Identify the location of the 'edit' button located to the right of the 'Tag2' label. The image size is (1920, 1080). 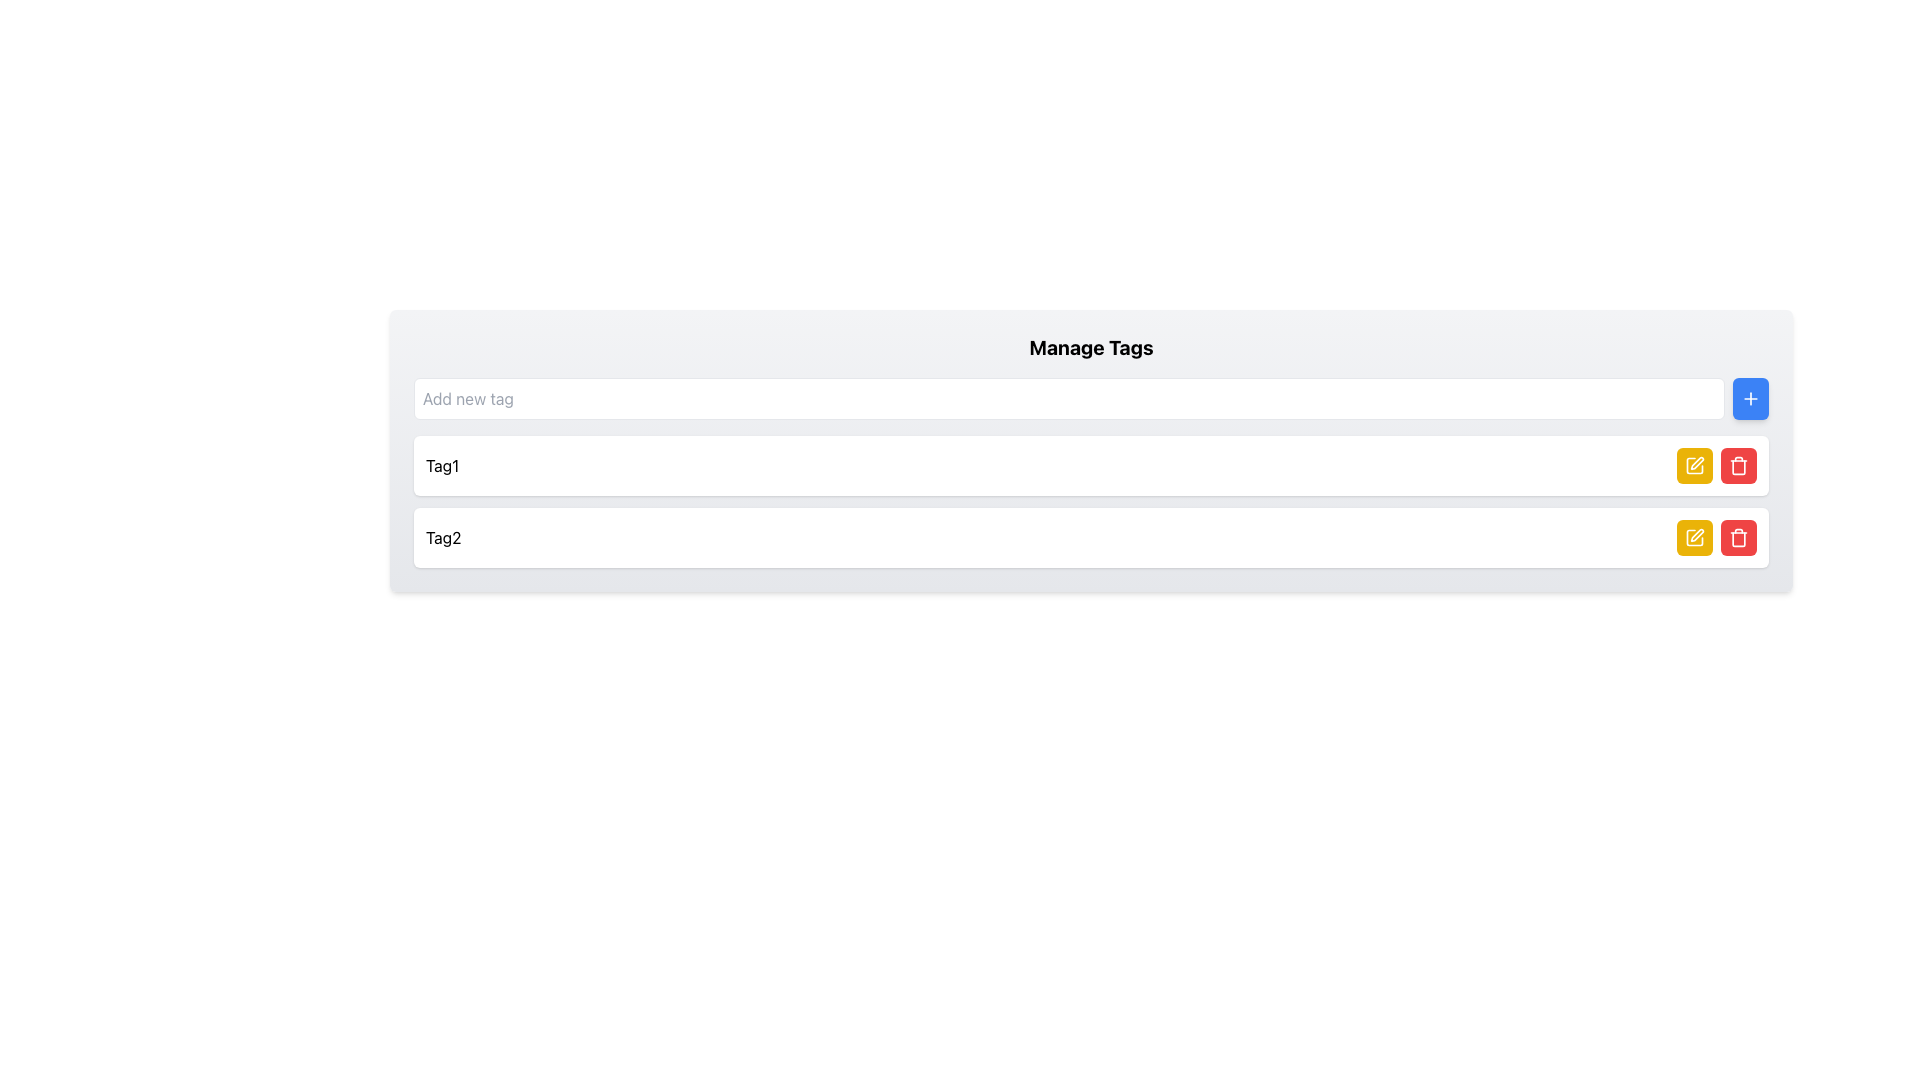
(1693, 536).